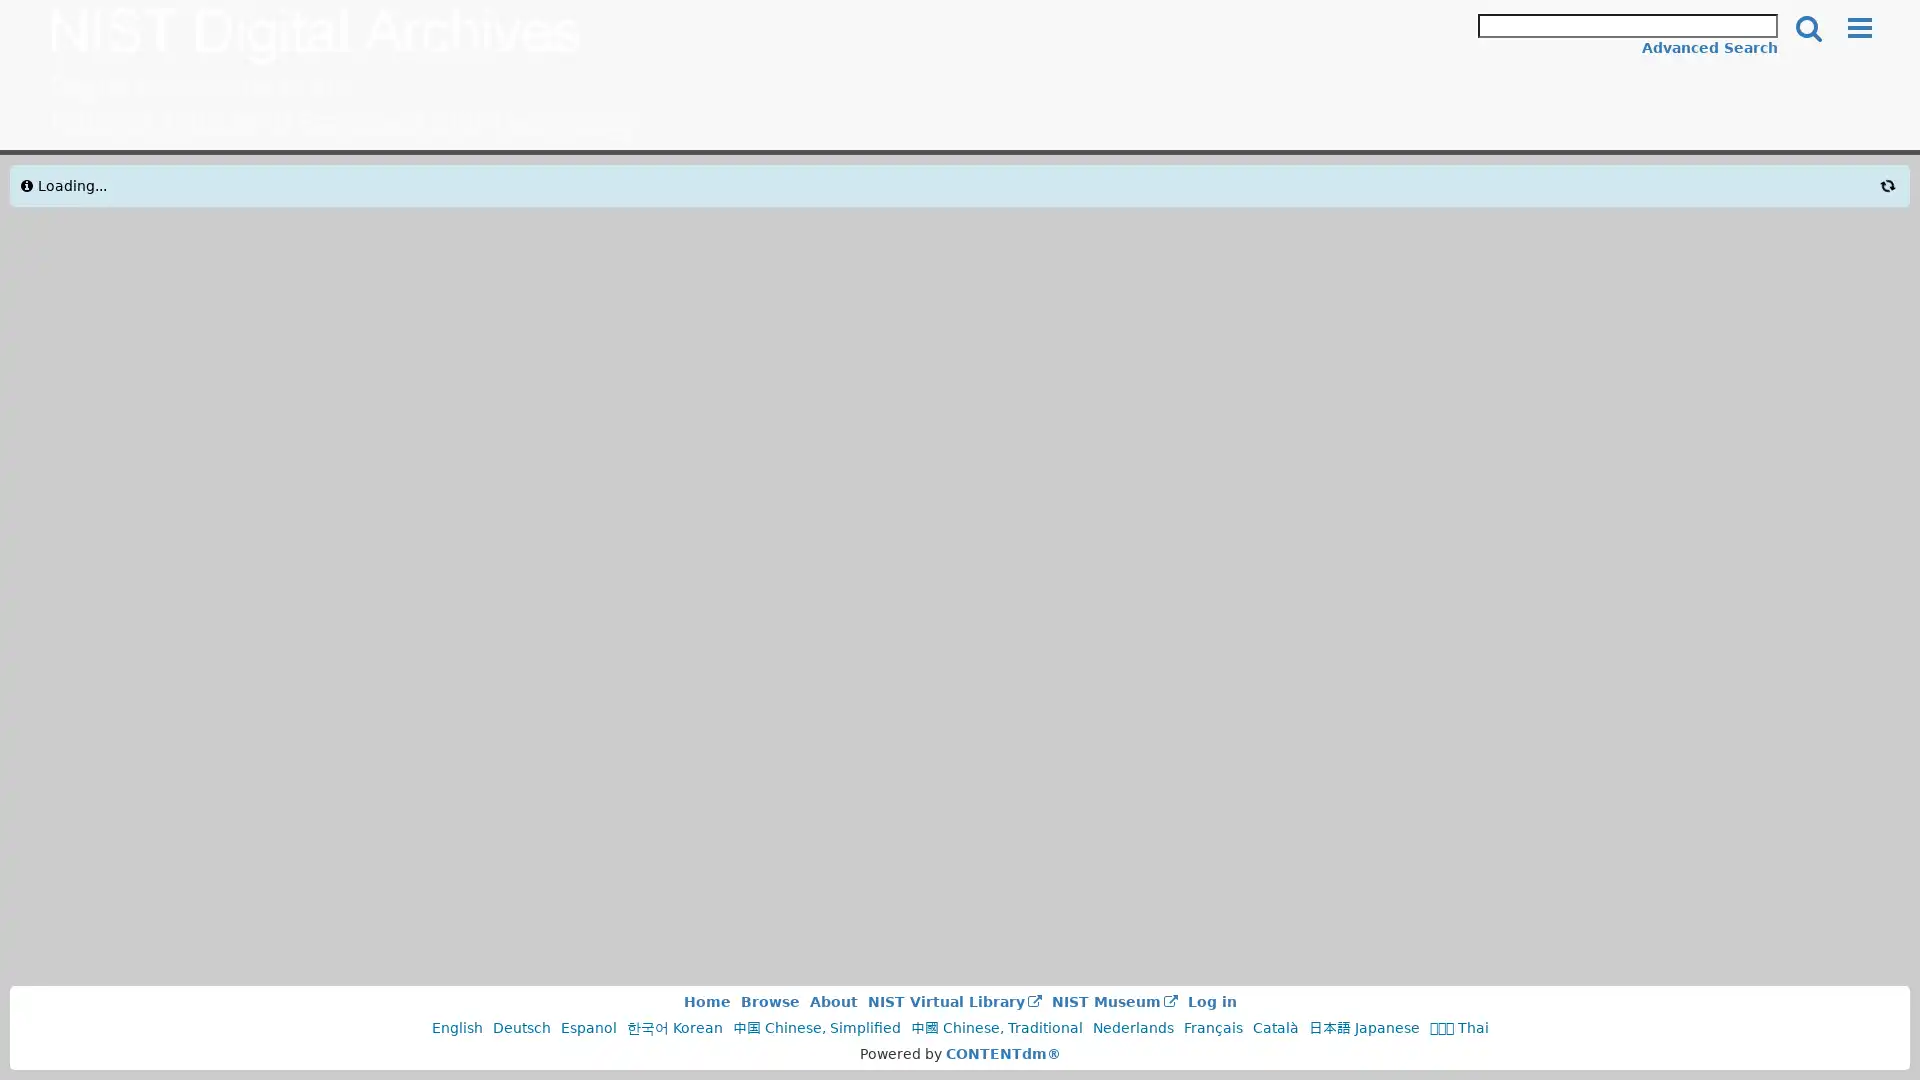 The height and width of the screenshot is (1080, 1920). I want to click on close SeriesTitle Facet details, so click(114, 548).